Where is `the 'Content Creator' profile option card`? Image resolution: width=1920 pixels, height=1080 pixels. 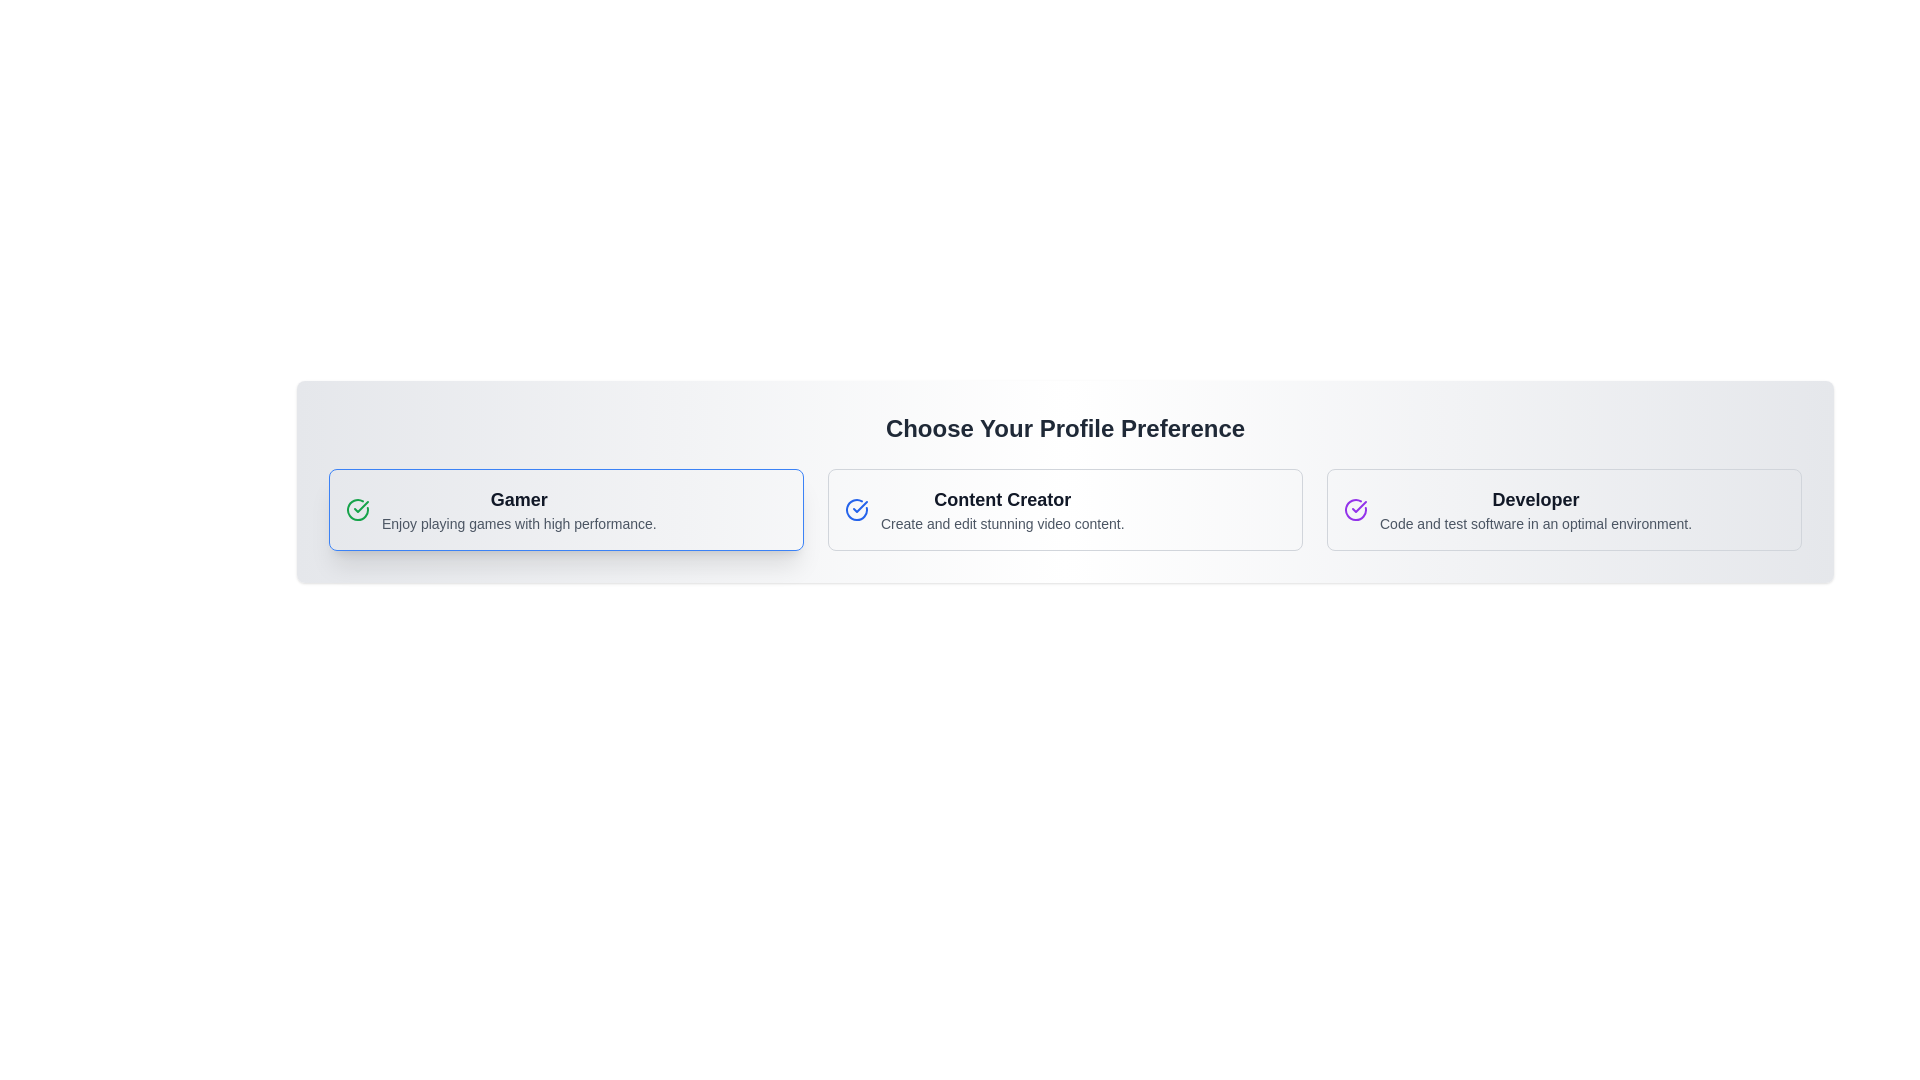 the 'Content Creator' profile option card is located at coordinates (1064, 508).